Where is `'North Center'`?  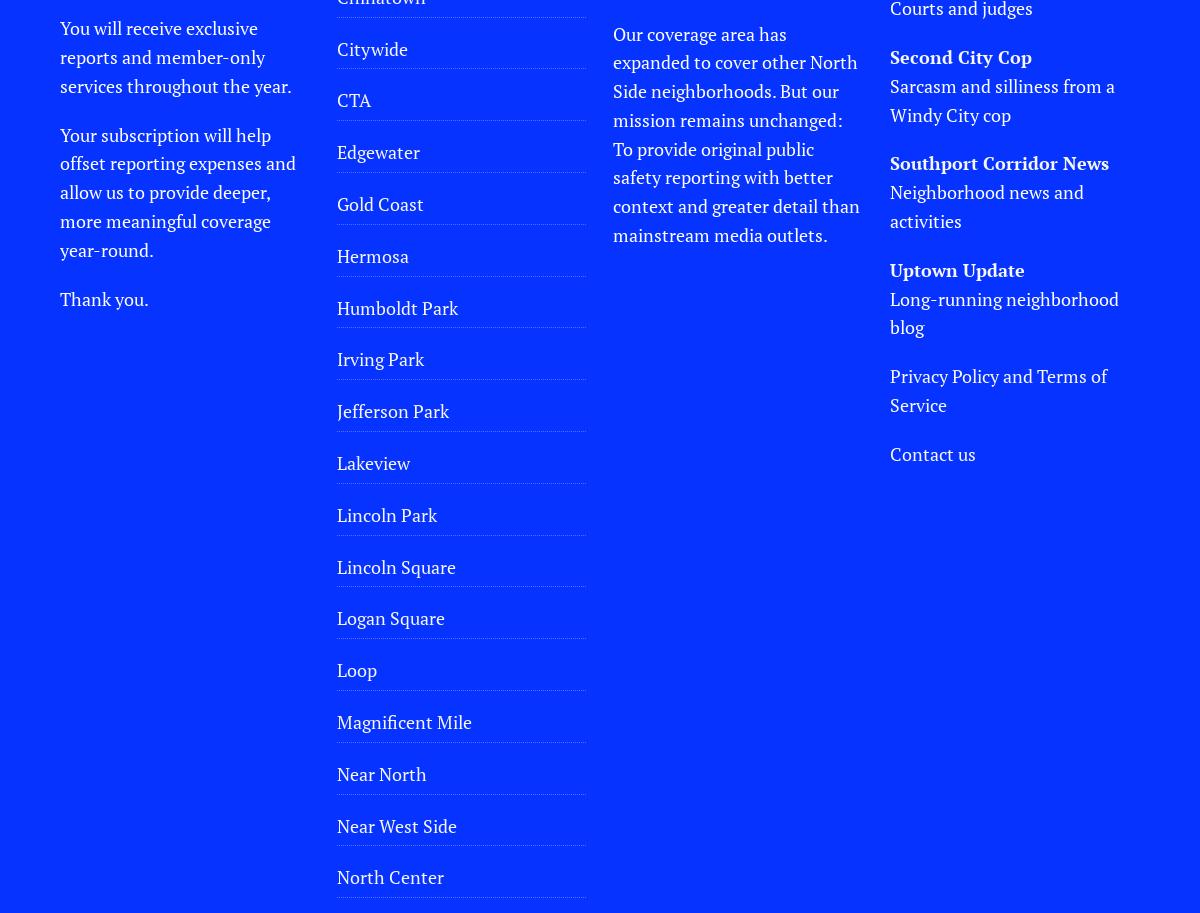
'North Center' is located at coordinates (389, 876).